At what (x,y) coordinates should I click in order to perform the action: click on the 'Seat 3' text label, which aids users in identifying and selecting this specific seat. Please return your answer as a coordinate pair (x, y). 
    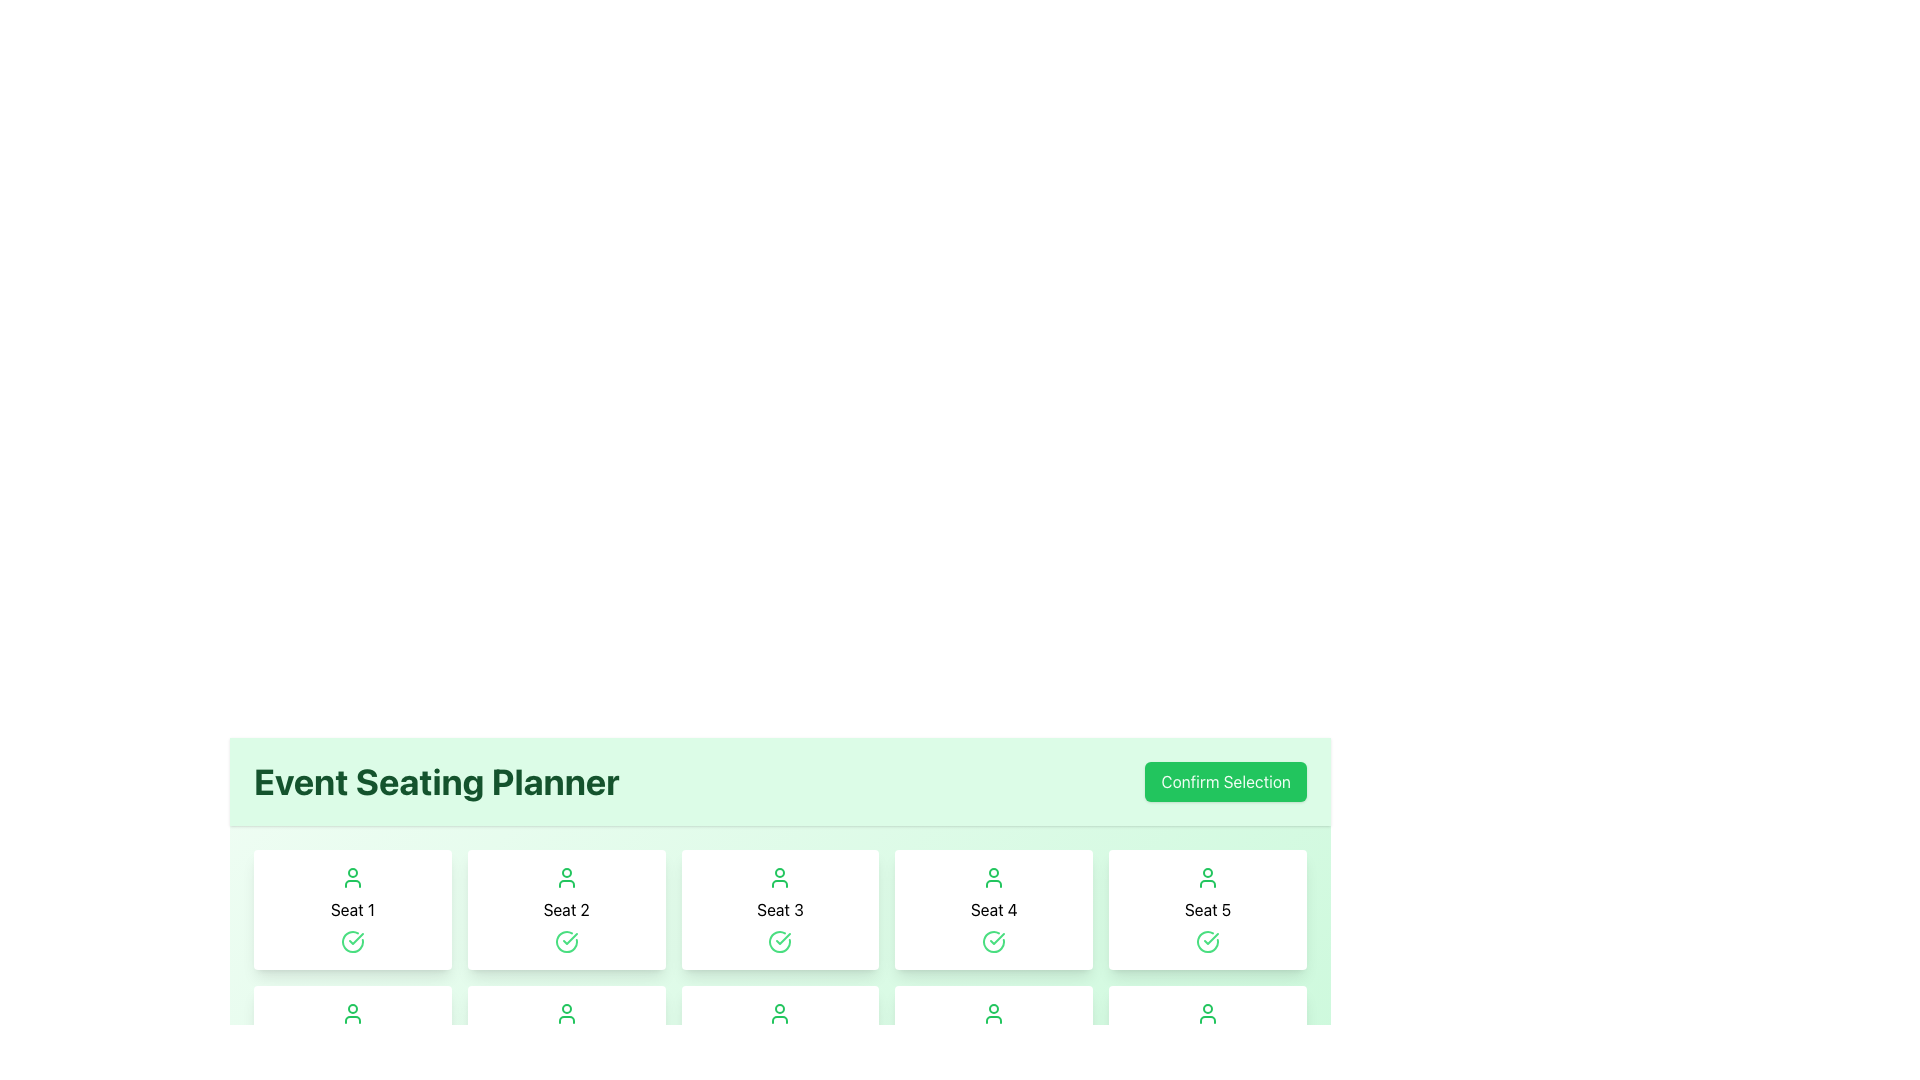
    Looking at the image, I should click on (779, 910).